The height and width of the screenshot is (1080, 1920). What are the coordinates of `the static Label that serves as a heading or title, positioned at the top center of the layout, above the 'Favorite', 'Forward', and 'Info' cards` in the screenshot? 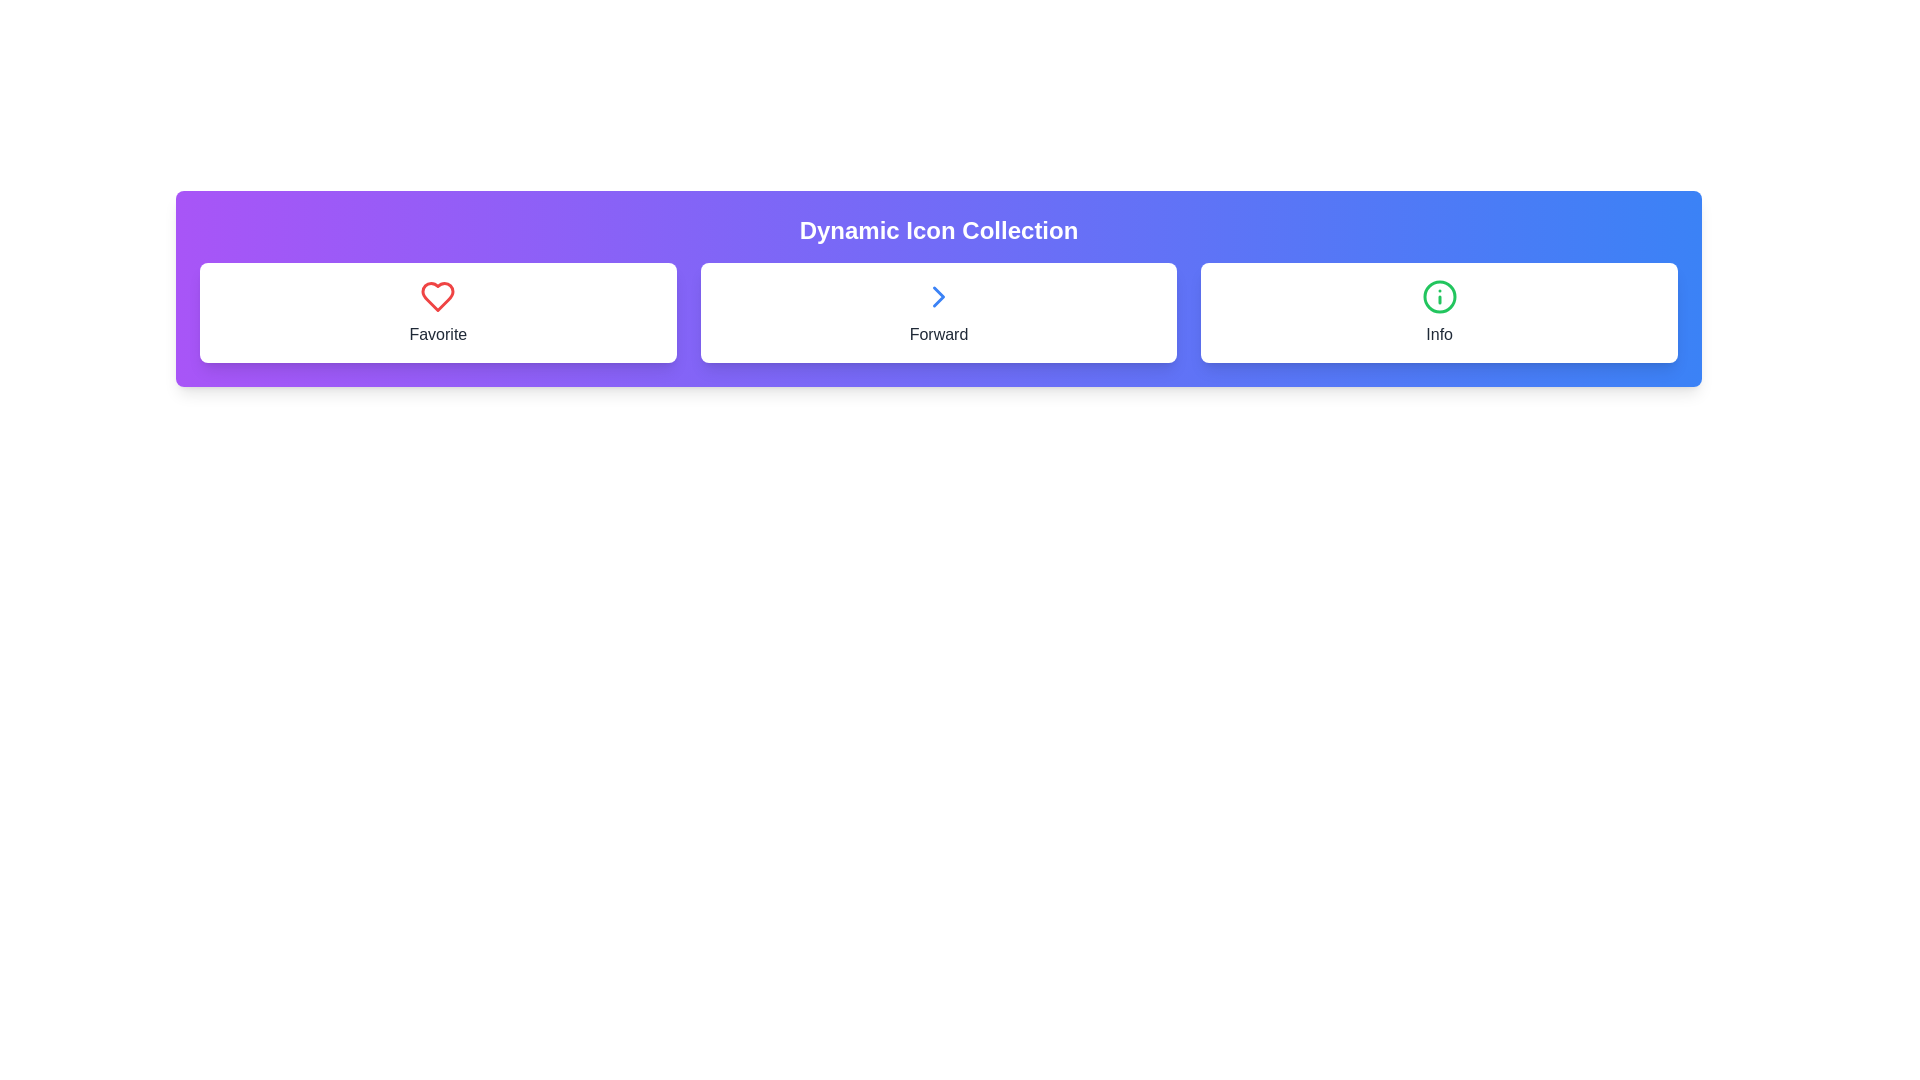 It's located at (938, 230).